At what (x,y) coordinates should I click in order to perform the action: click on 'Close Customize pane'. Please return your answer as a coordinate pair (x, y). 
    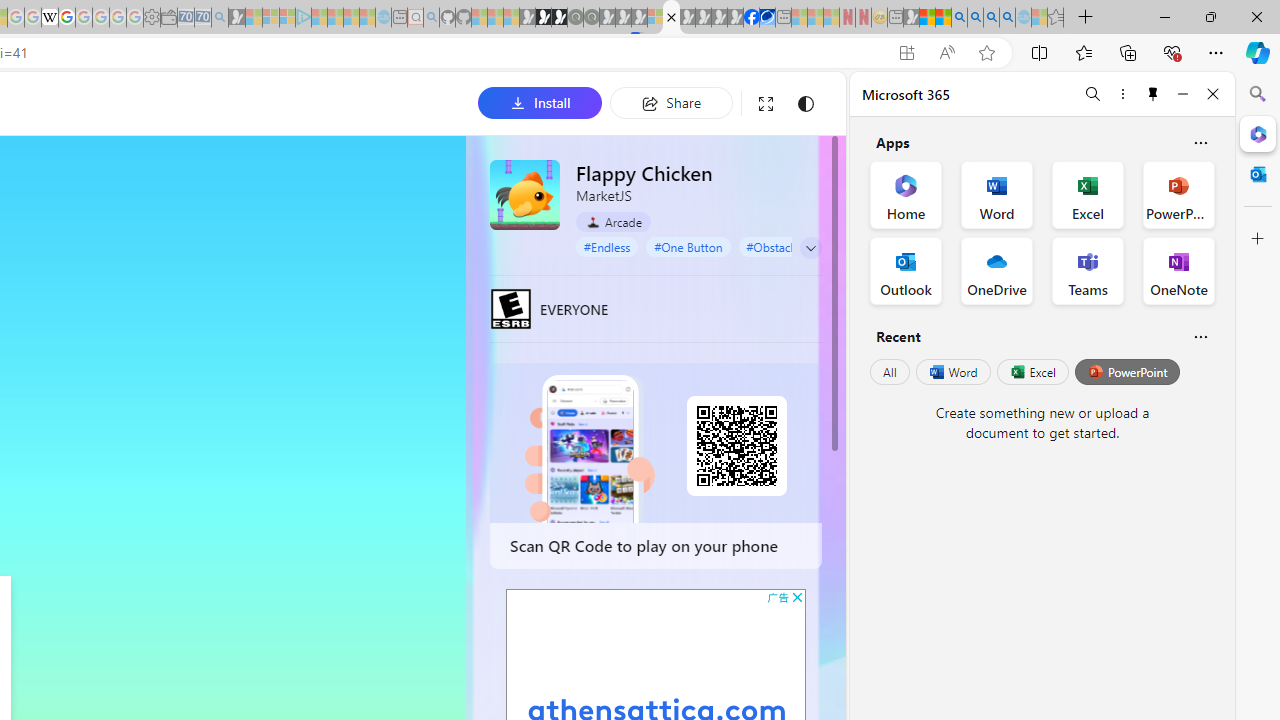
    Looking at the image, I should click on (1257, 238).